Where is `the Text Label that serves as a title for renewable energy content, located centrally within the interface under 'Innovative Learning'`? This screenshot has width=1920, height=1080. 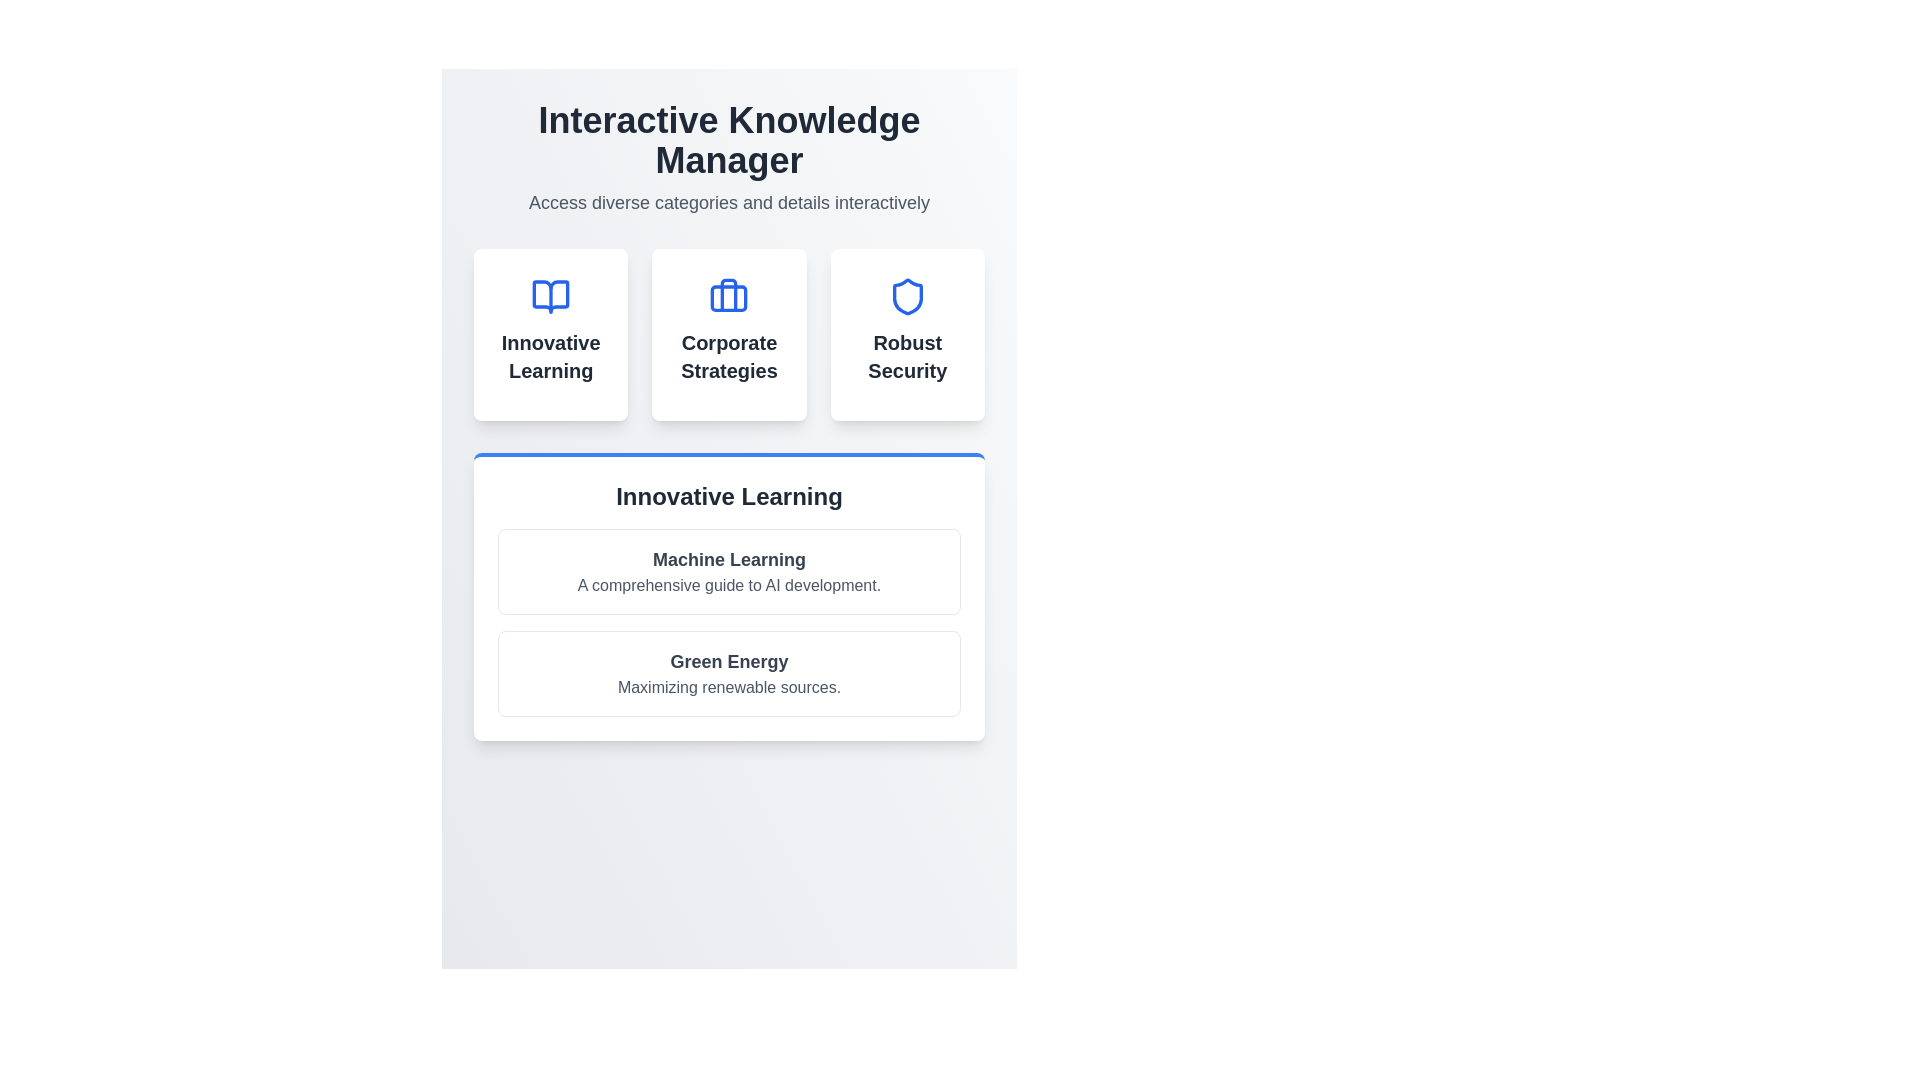 the Text Label that serves as a title for renewable energy content, located centrally within the interface under 'Innovative Learning' is located at coordinates (728, 662).